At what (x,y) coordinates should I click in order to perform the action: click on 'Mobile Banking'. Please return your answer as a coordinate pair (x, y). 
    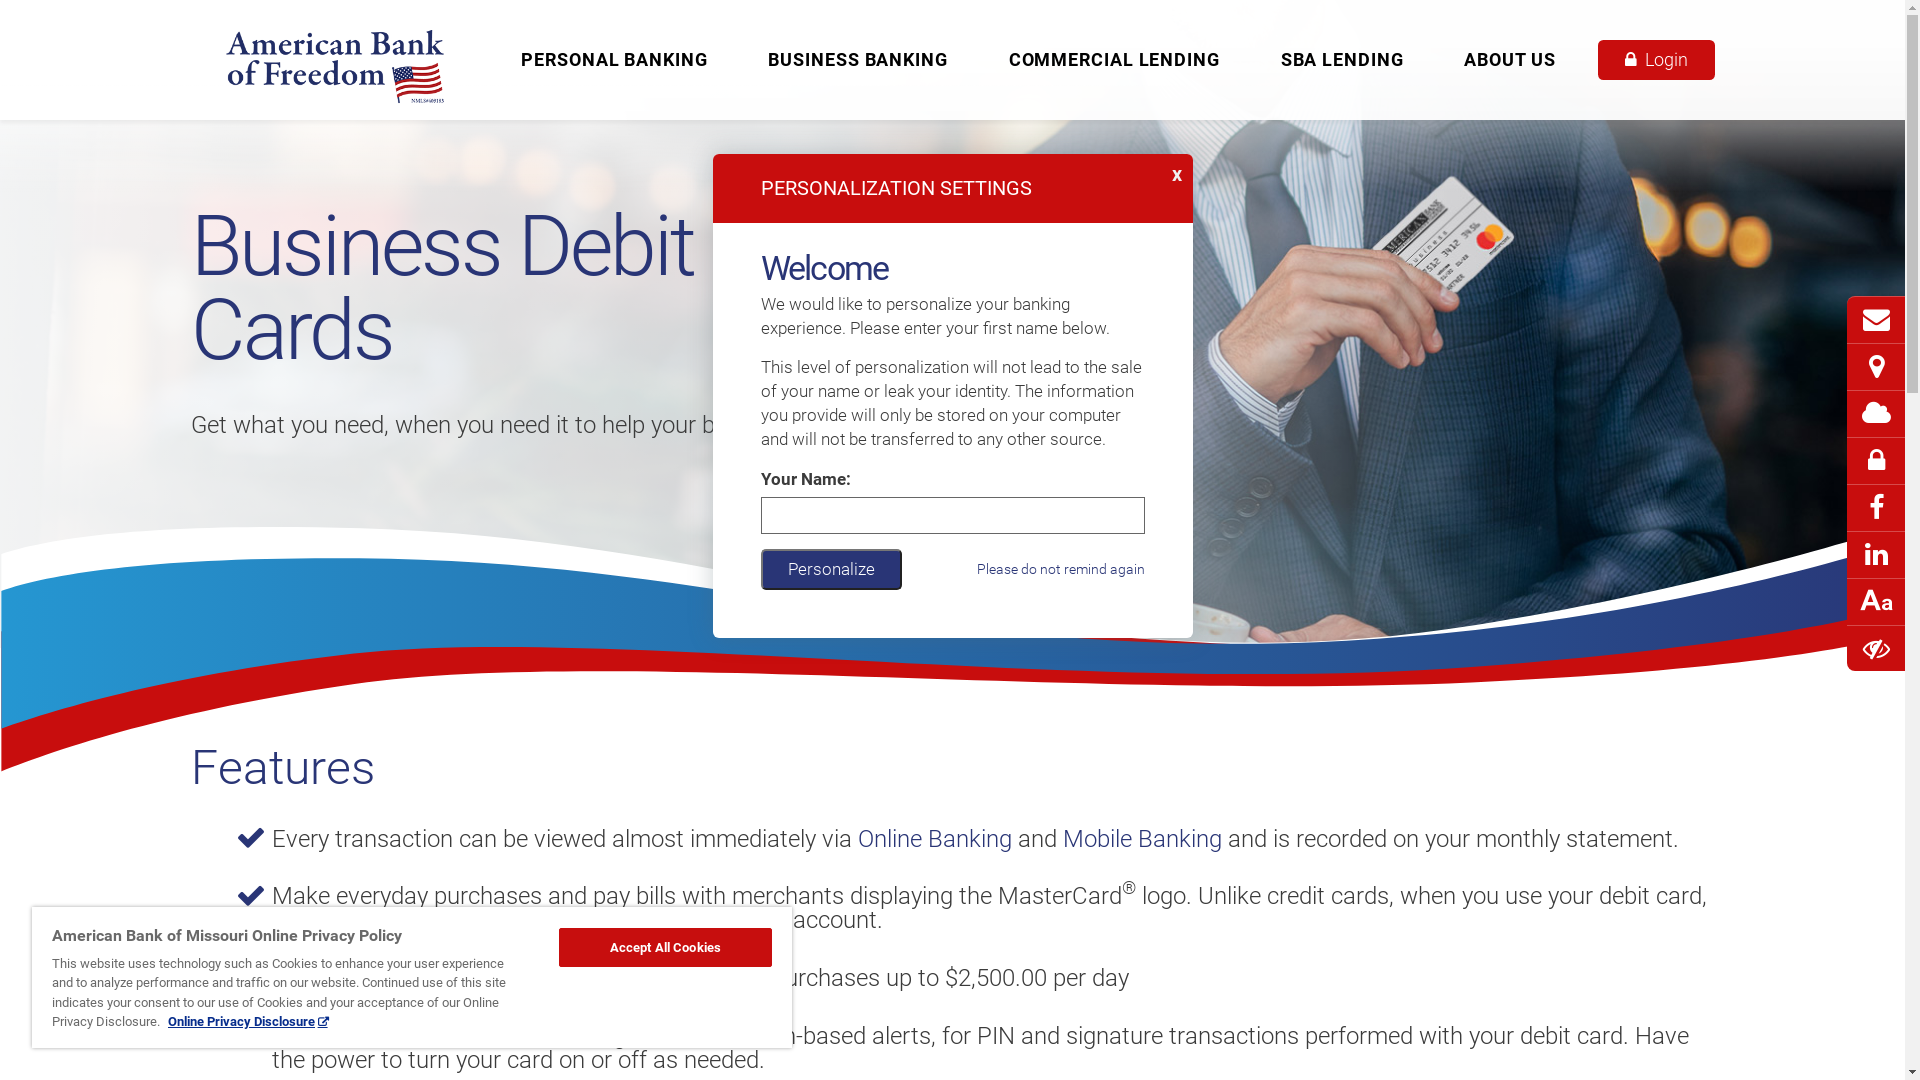
    Looking at the image, I should click on (1142, 839).